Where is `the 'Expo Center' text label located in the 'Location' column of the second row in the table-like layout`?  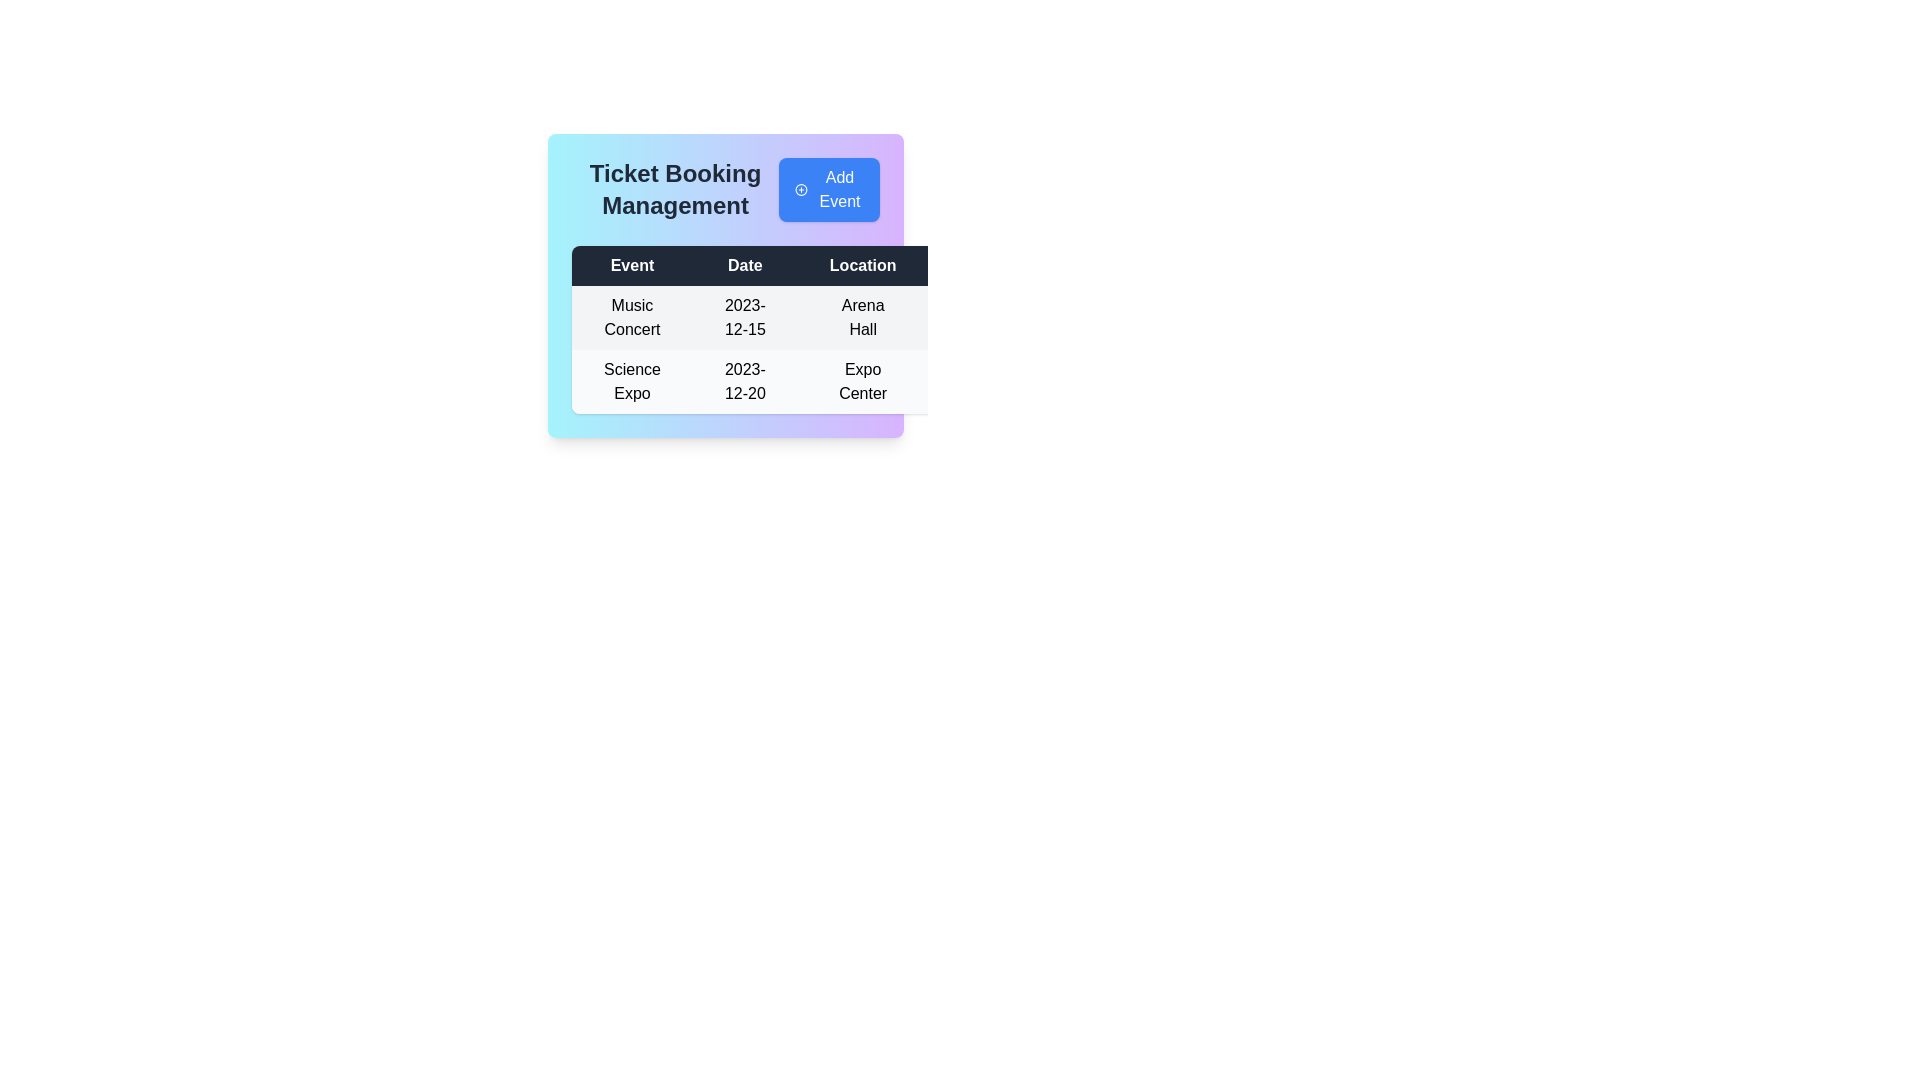 the 'Expo Center' text label located in the 'Location' column of the second row in the table-like layout is located at coordinates (863, 381).